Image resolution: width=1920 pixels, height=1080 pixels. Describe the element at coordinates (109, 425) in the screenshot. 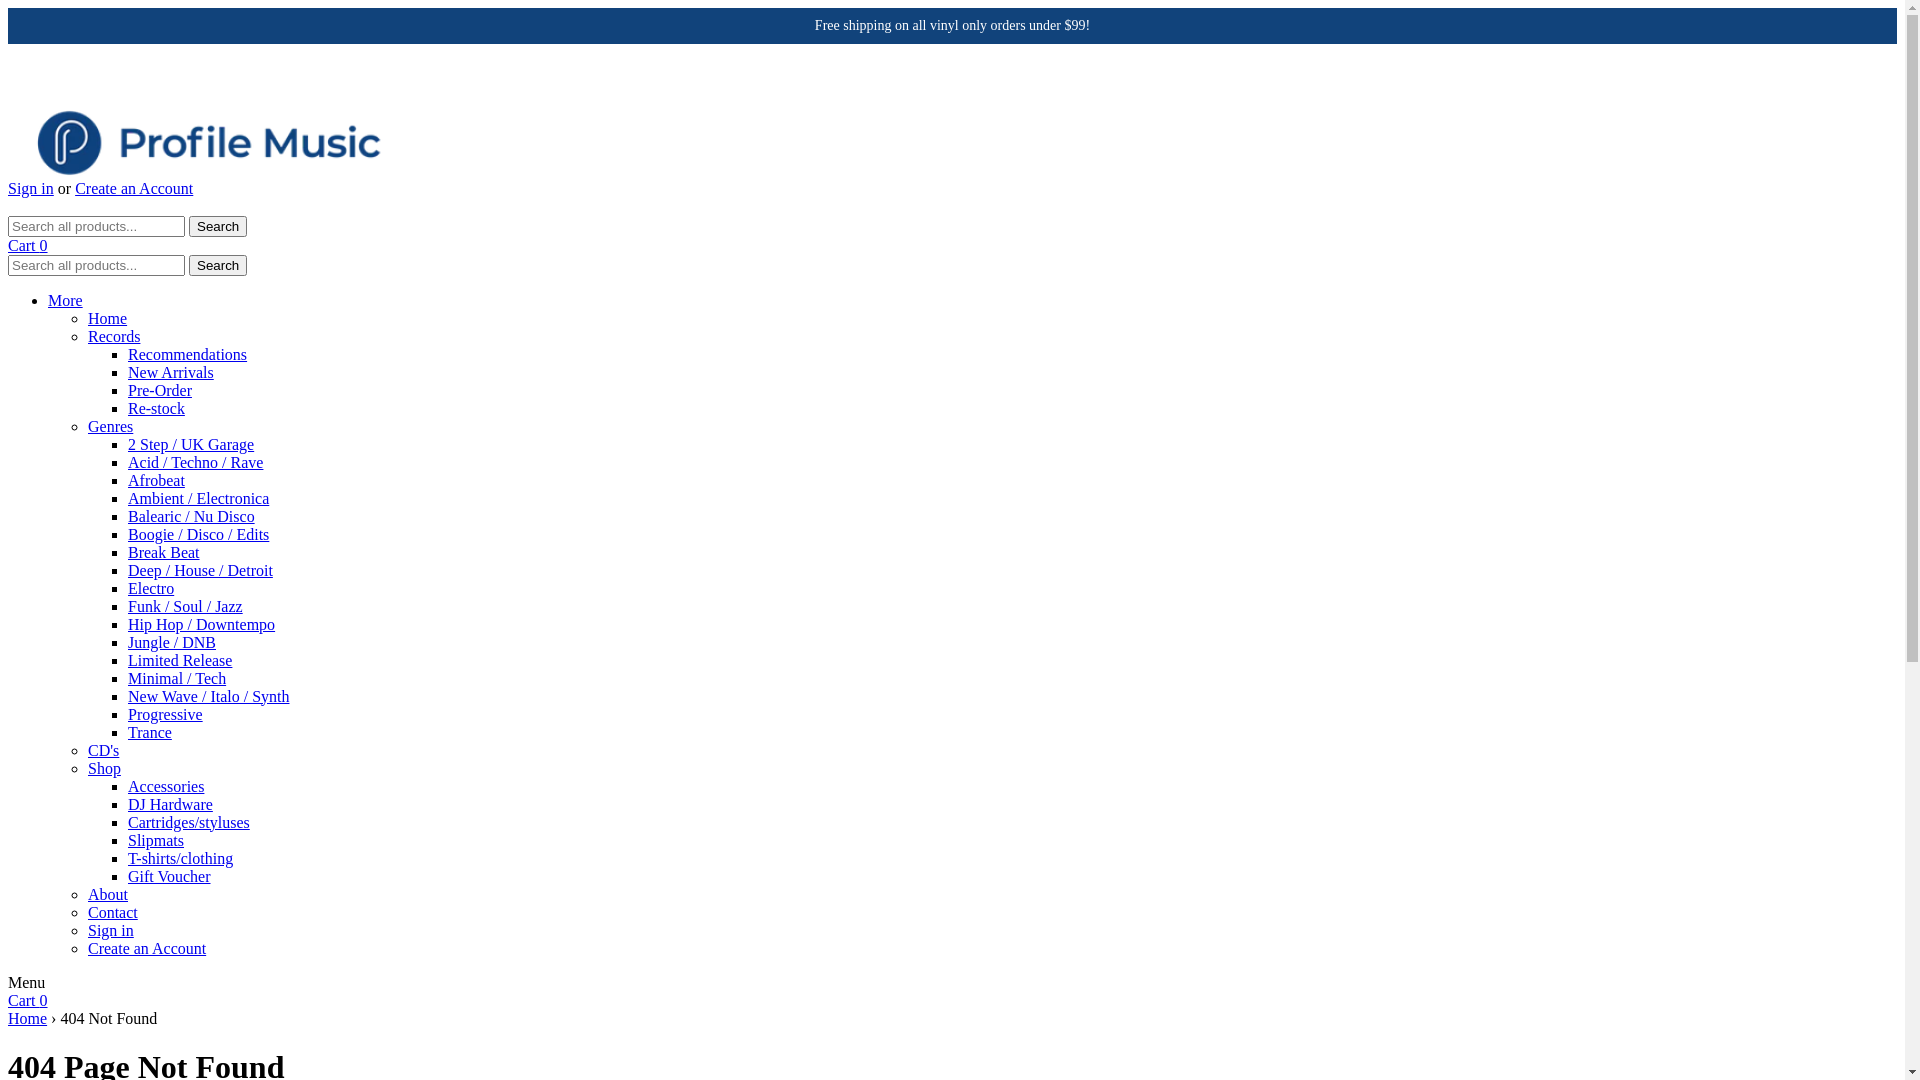

I see `'Genres'` at that location.